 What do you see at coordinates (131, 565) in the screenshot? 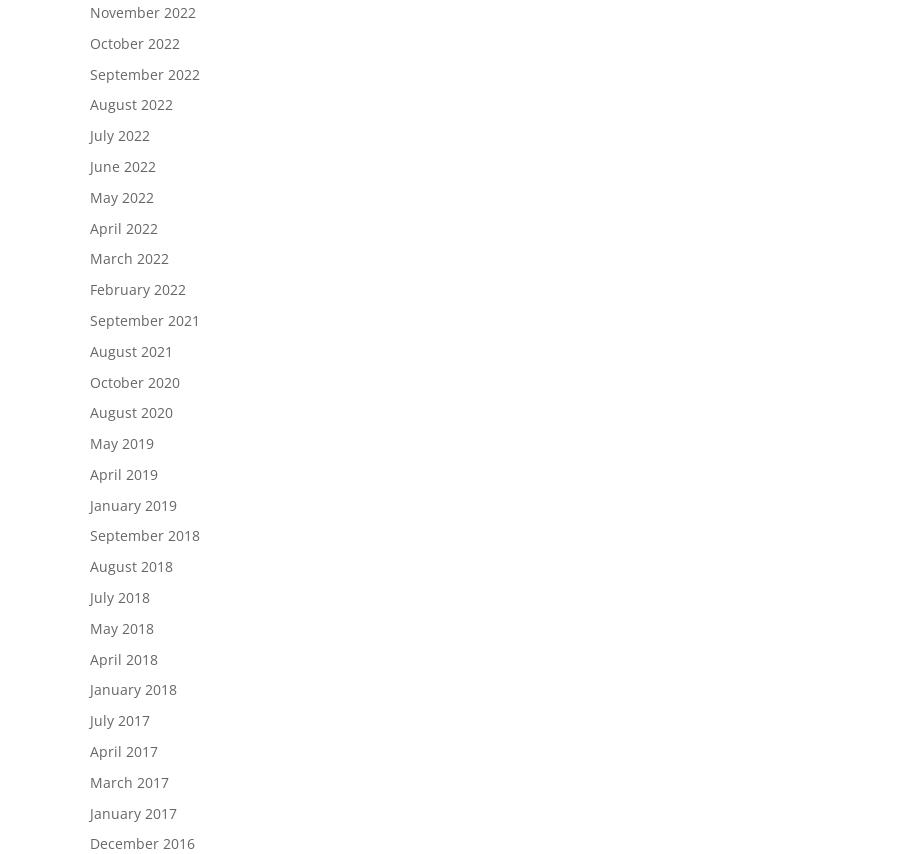
I see `'August 2018'` at bounding box center [131, 565].